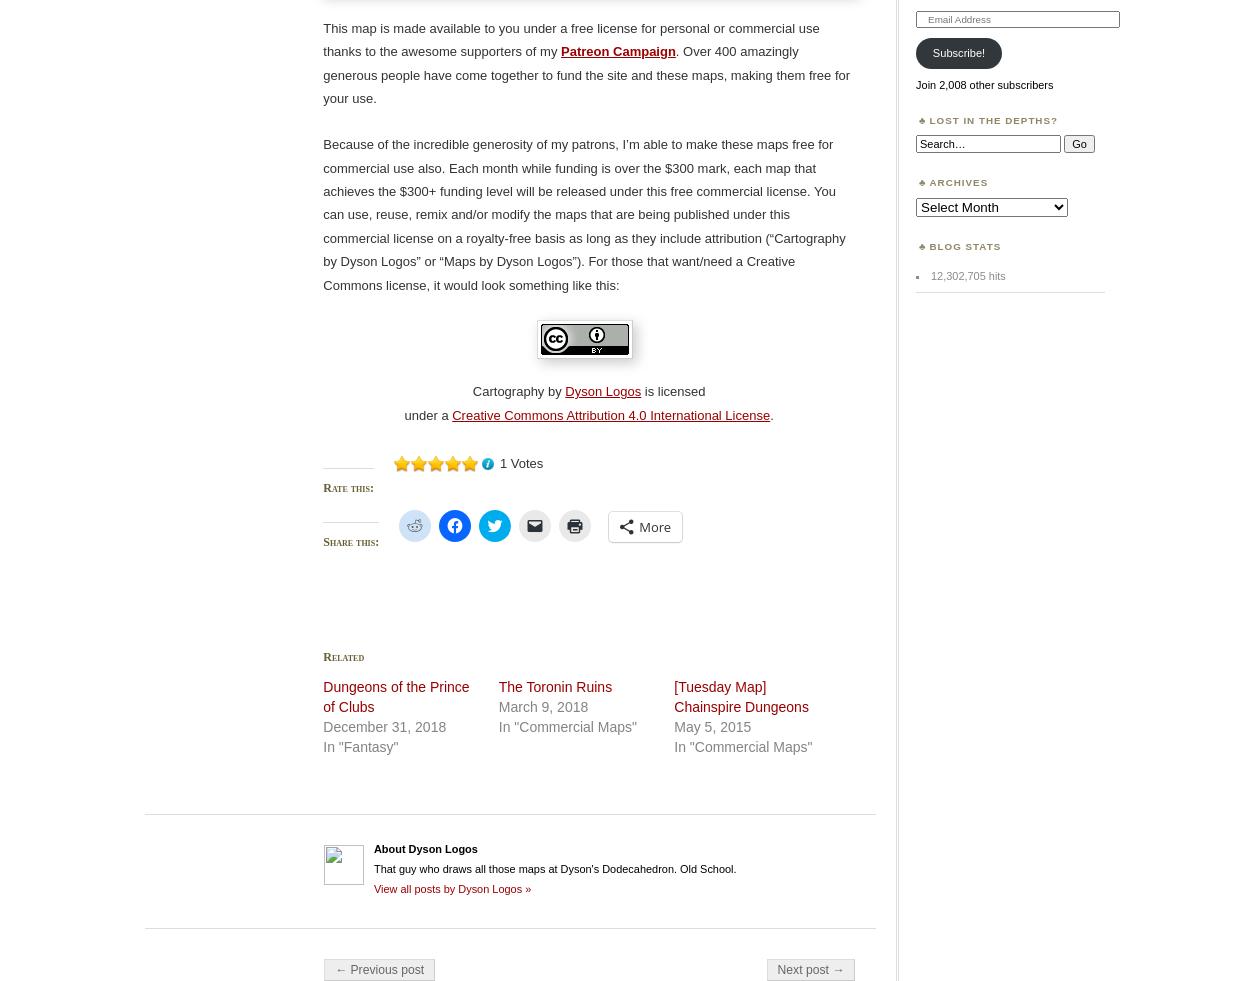  I want to click on 'Creative Commons Attribution 4.0 International License', so click(610, 413).